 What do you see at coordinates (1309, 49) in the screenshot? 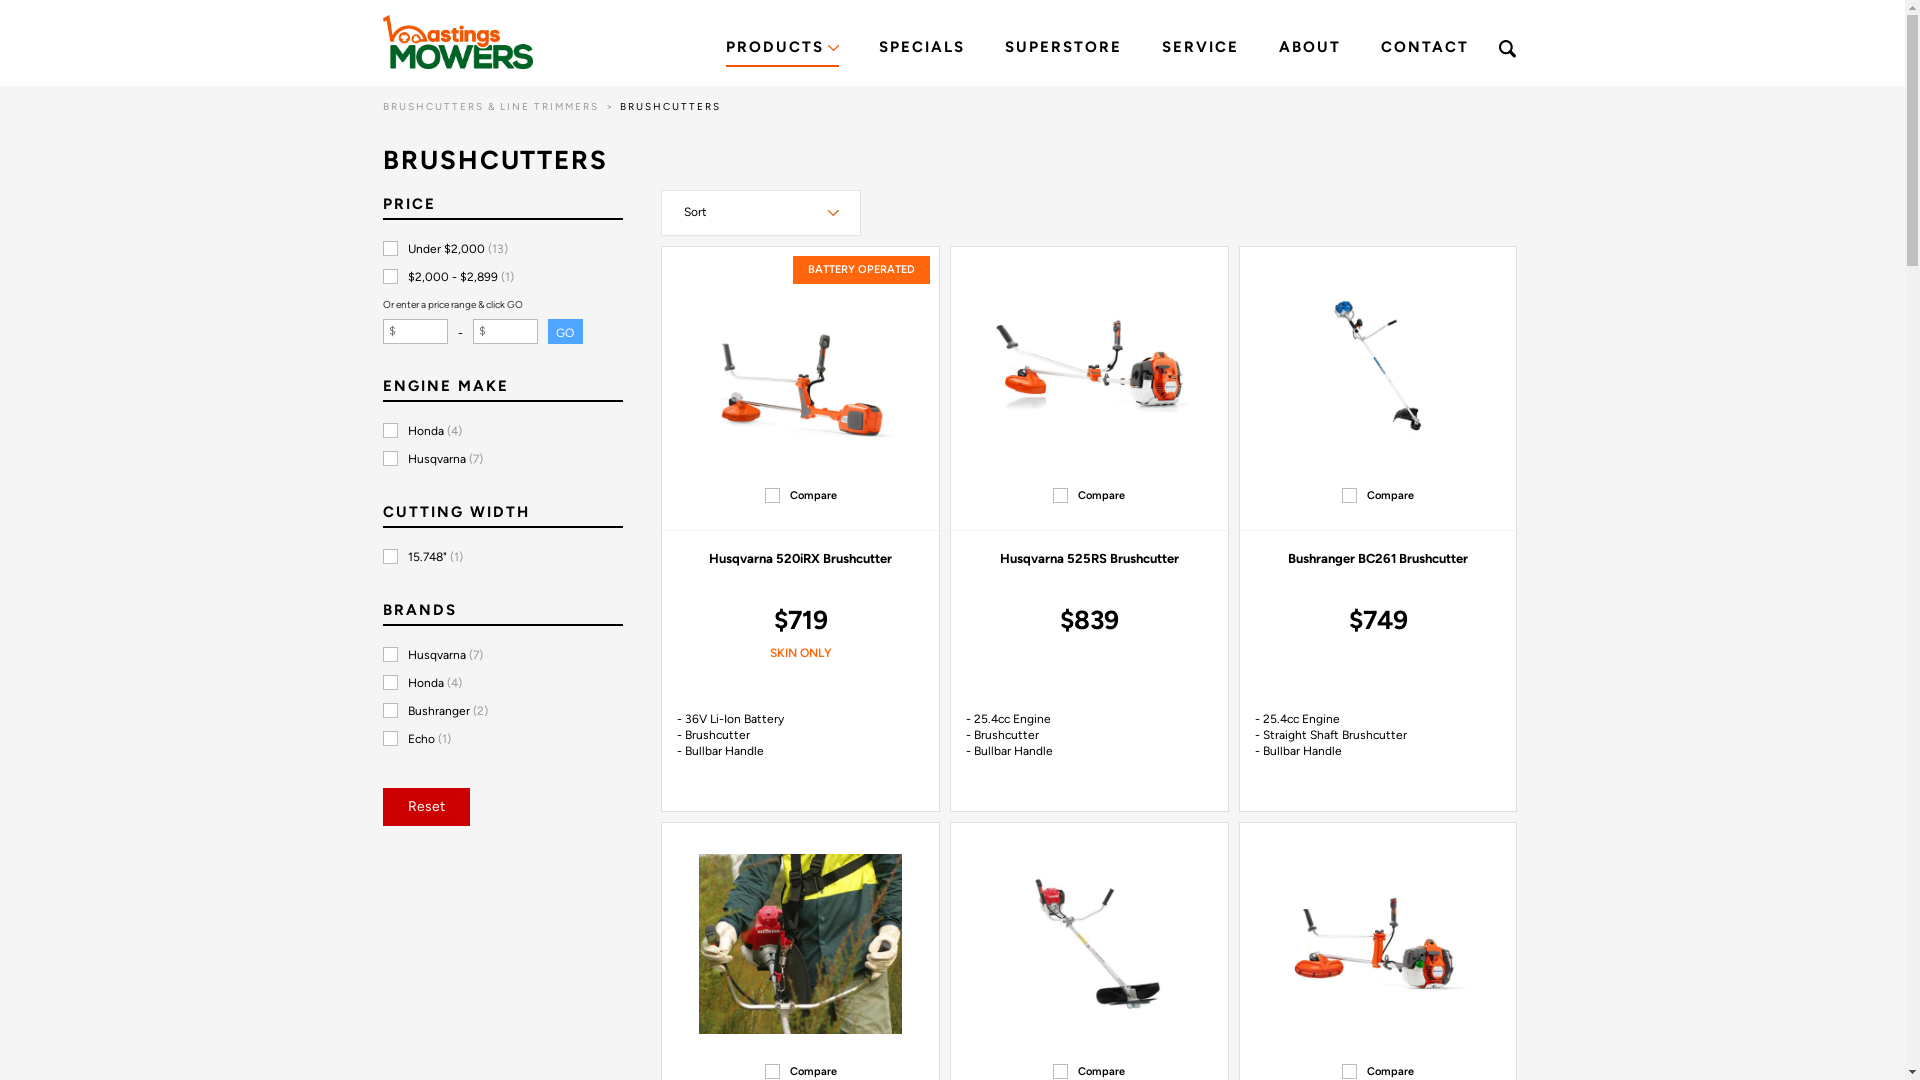
I see `'ABOUT'` at bounding box center [1309, 49].